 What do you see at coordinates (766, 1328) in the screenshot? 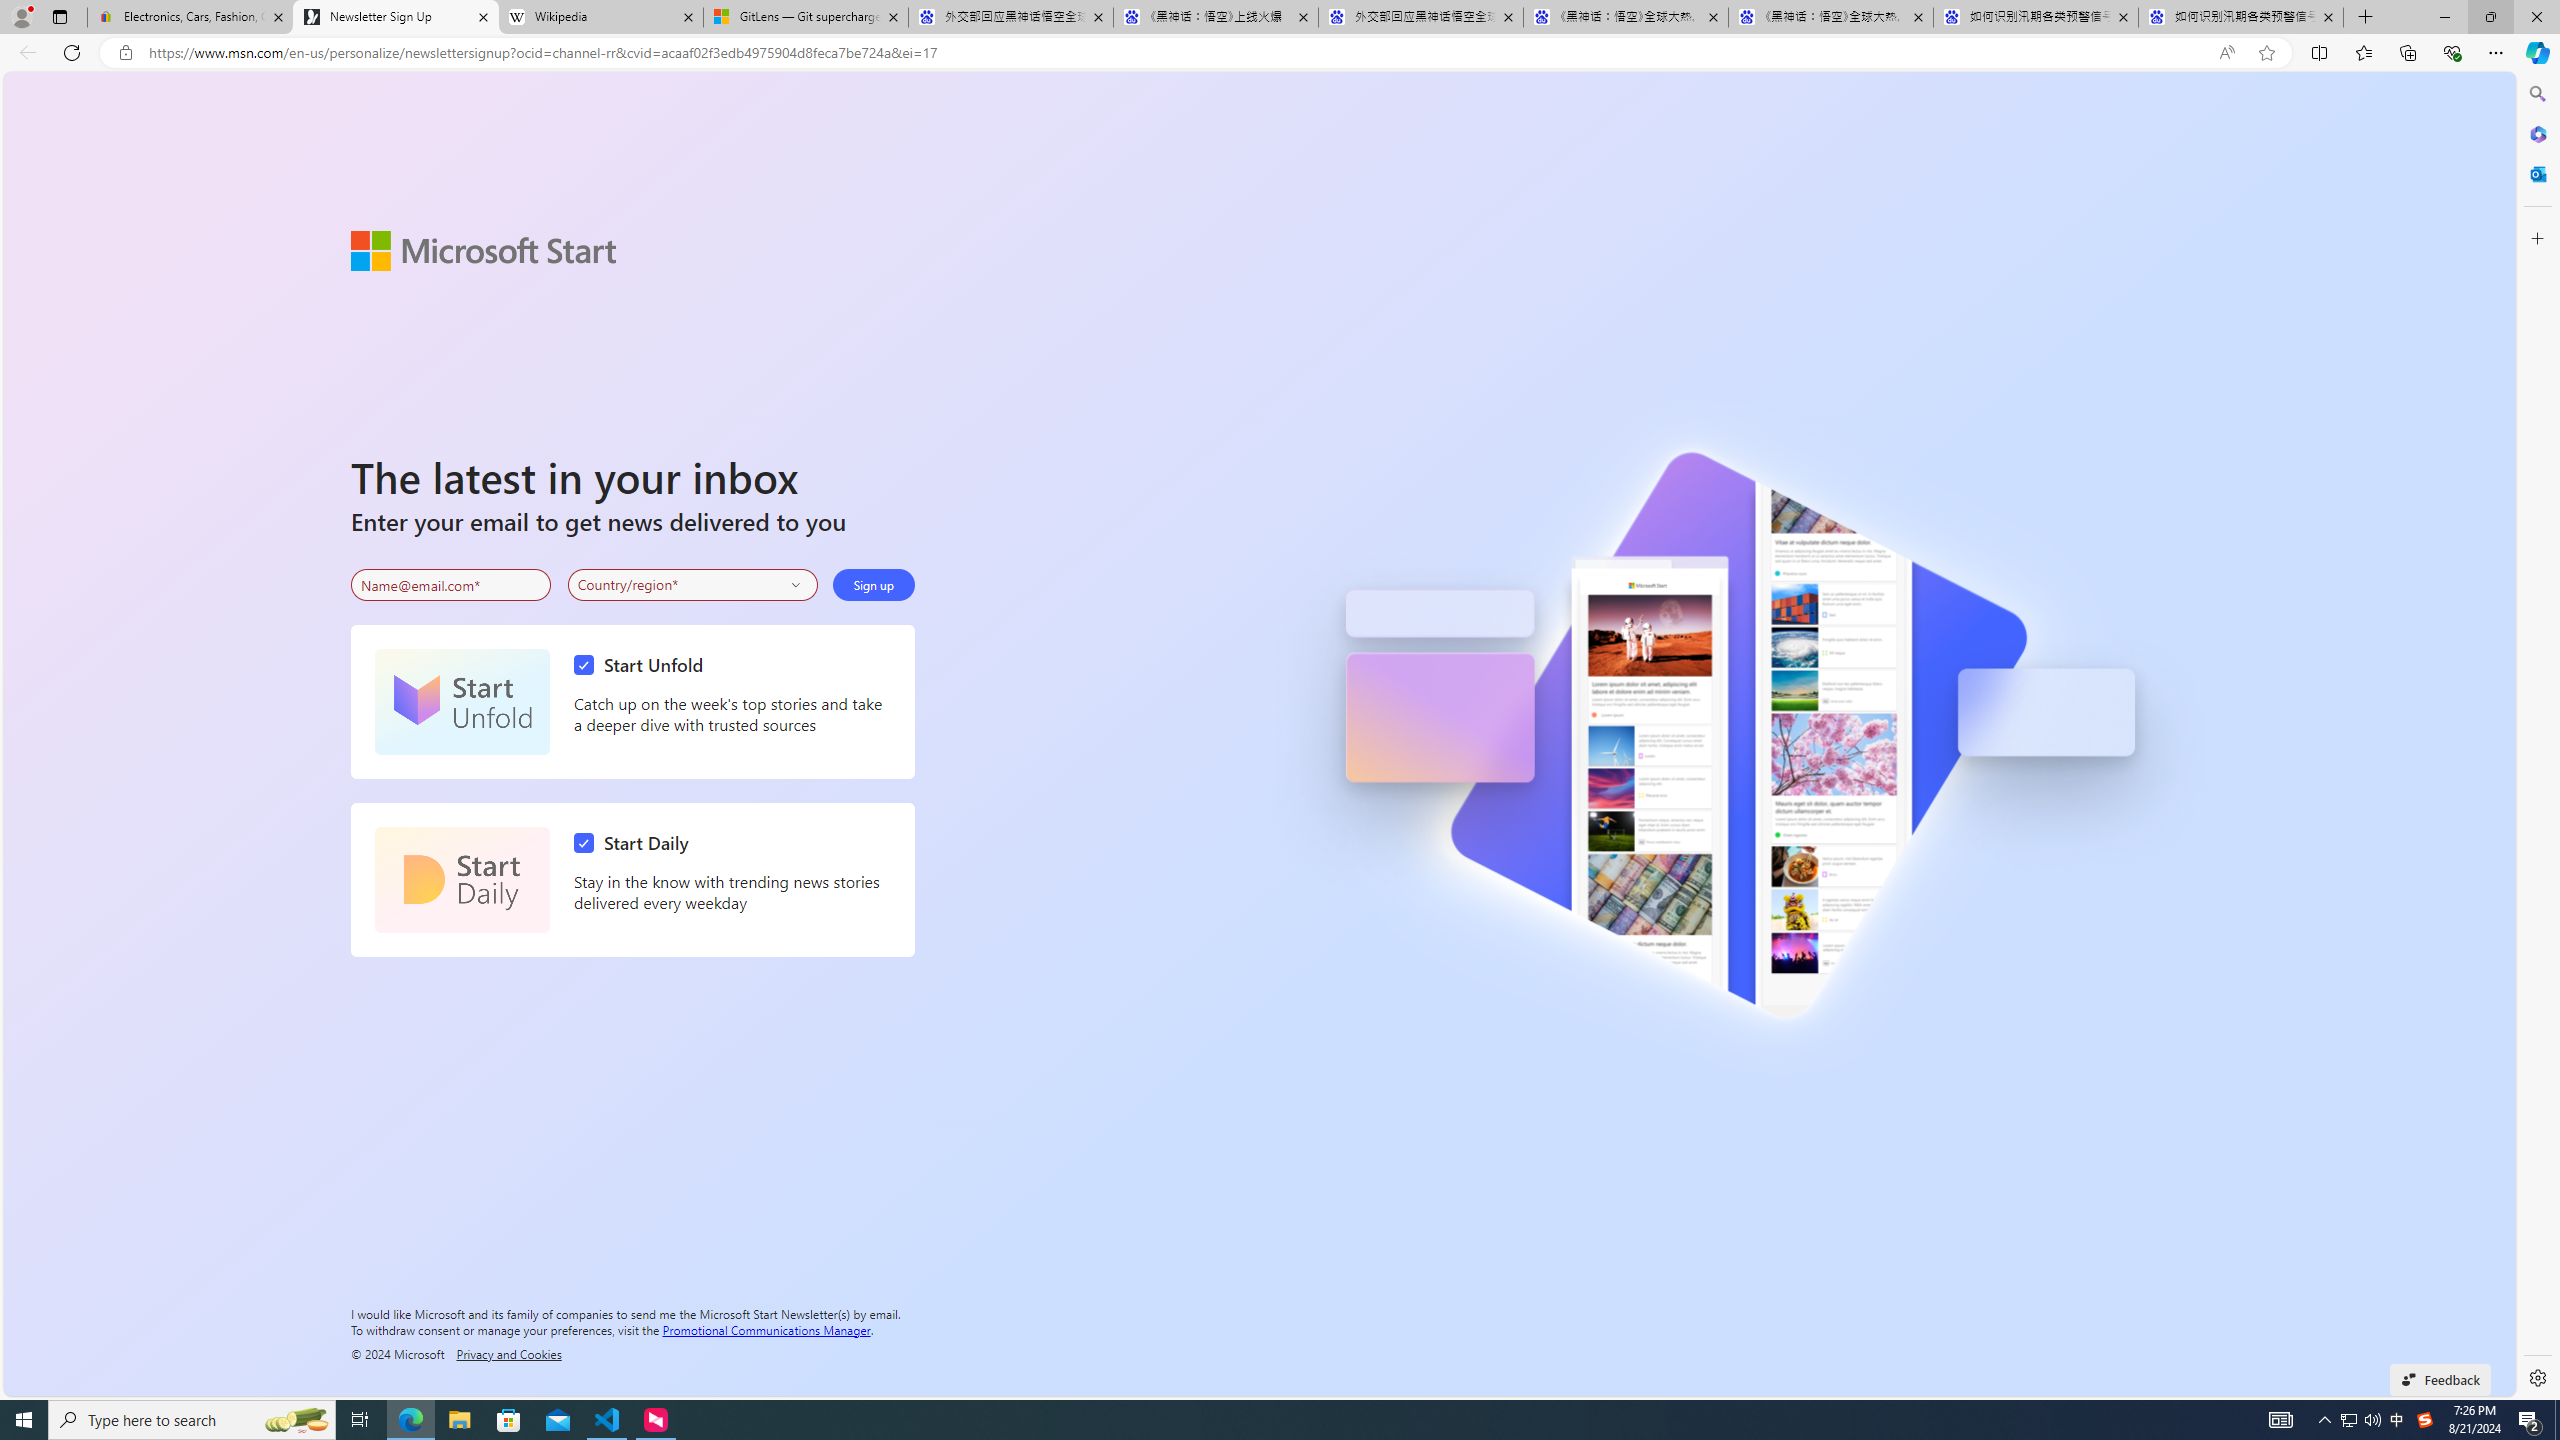
I see `'Promotional Communications Manager'` at bounding box center [766, 1328].